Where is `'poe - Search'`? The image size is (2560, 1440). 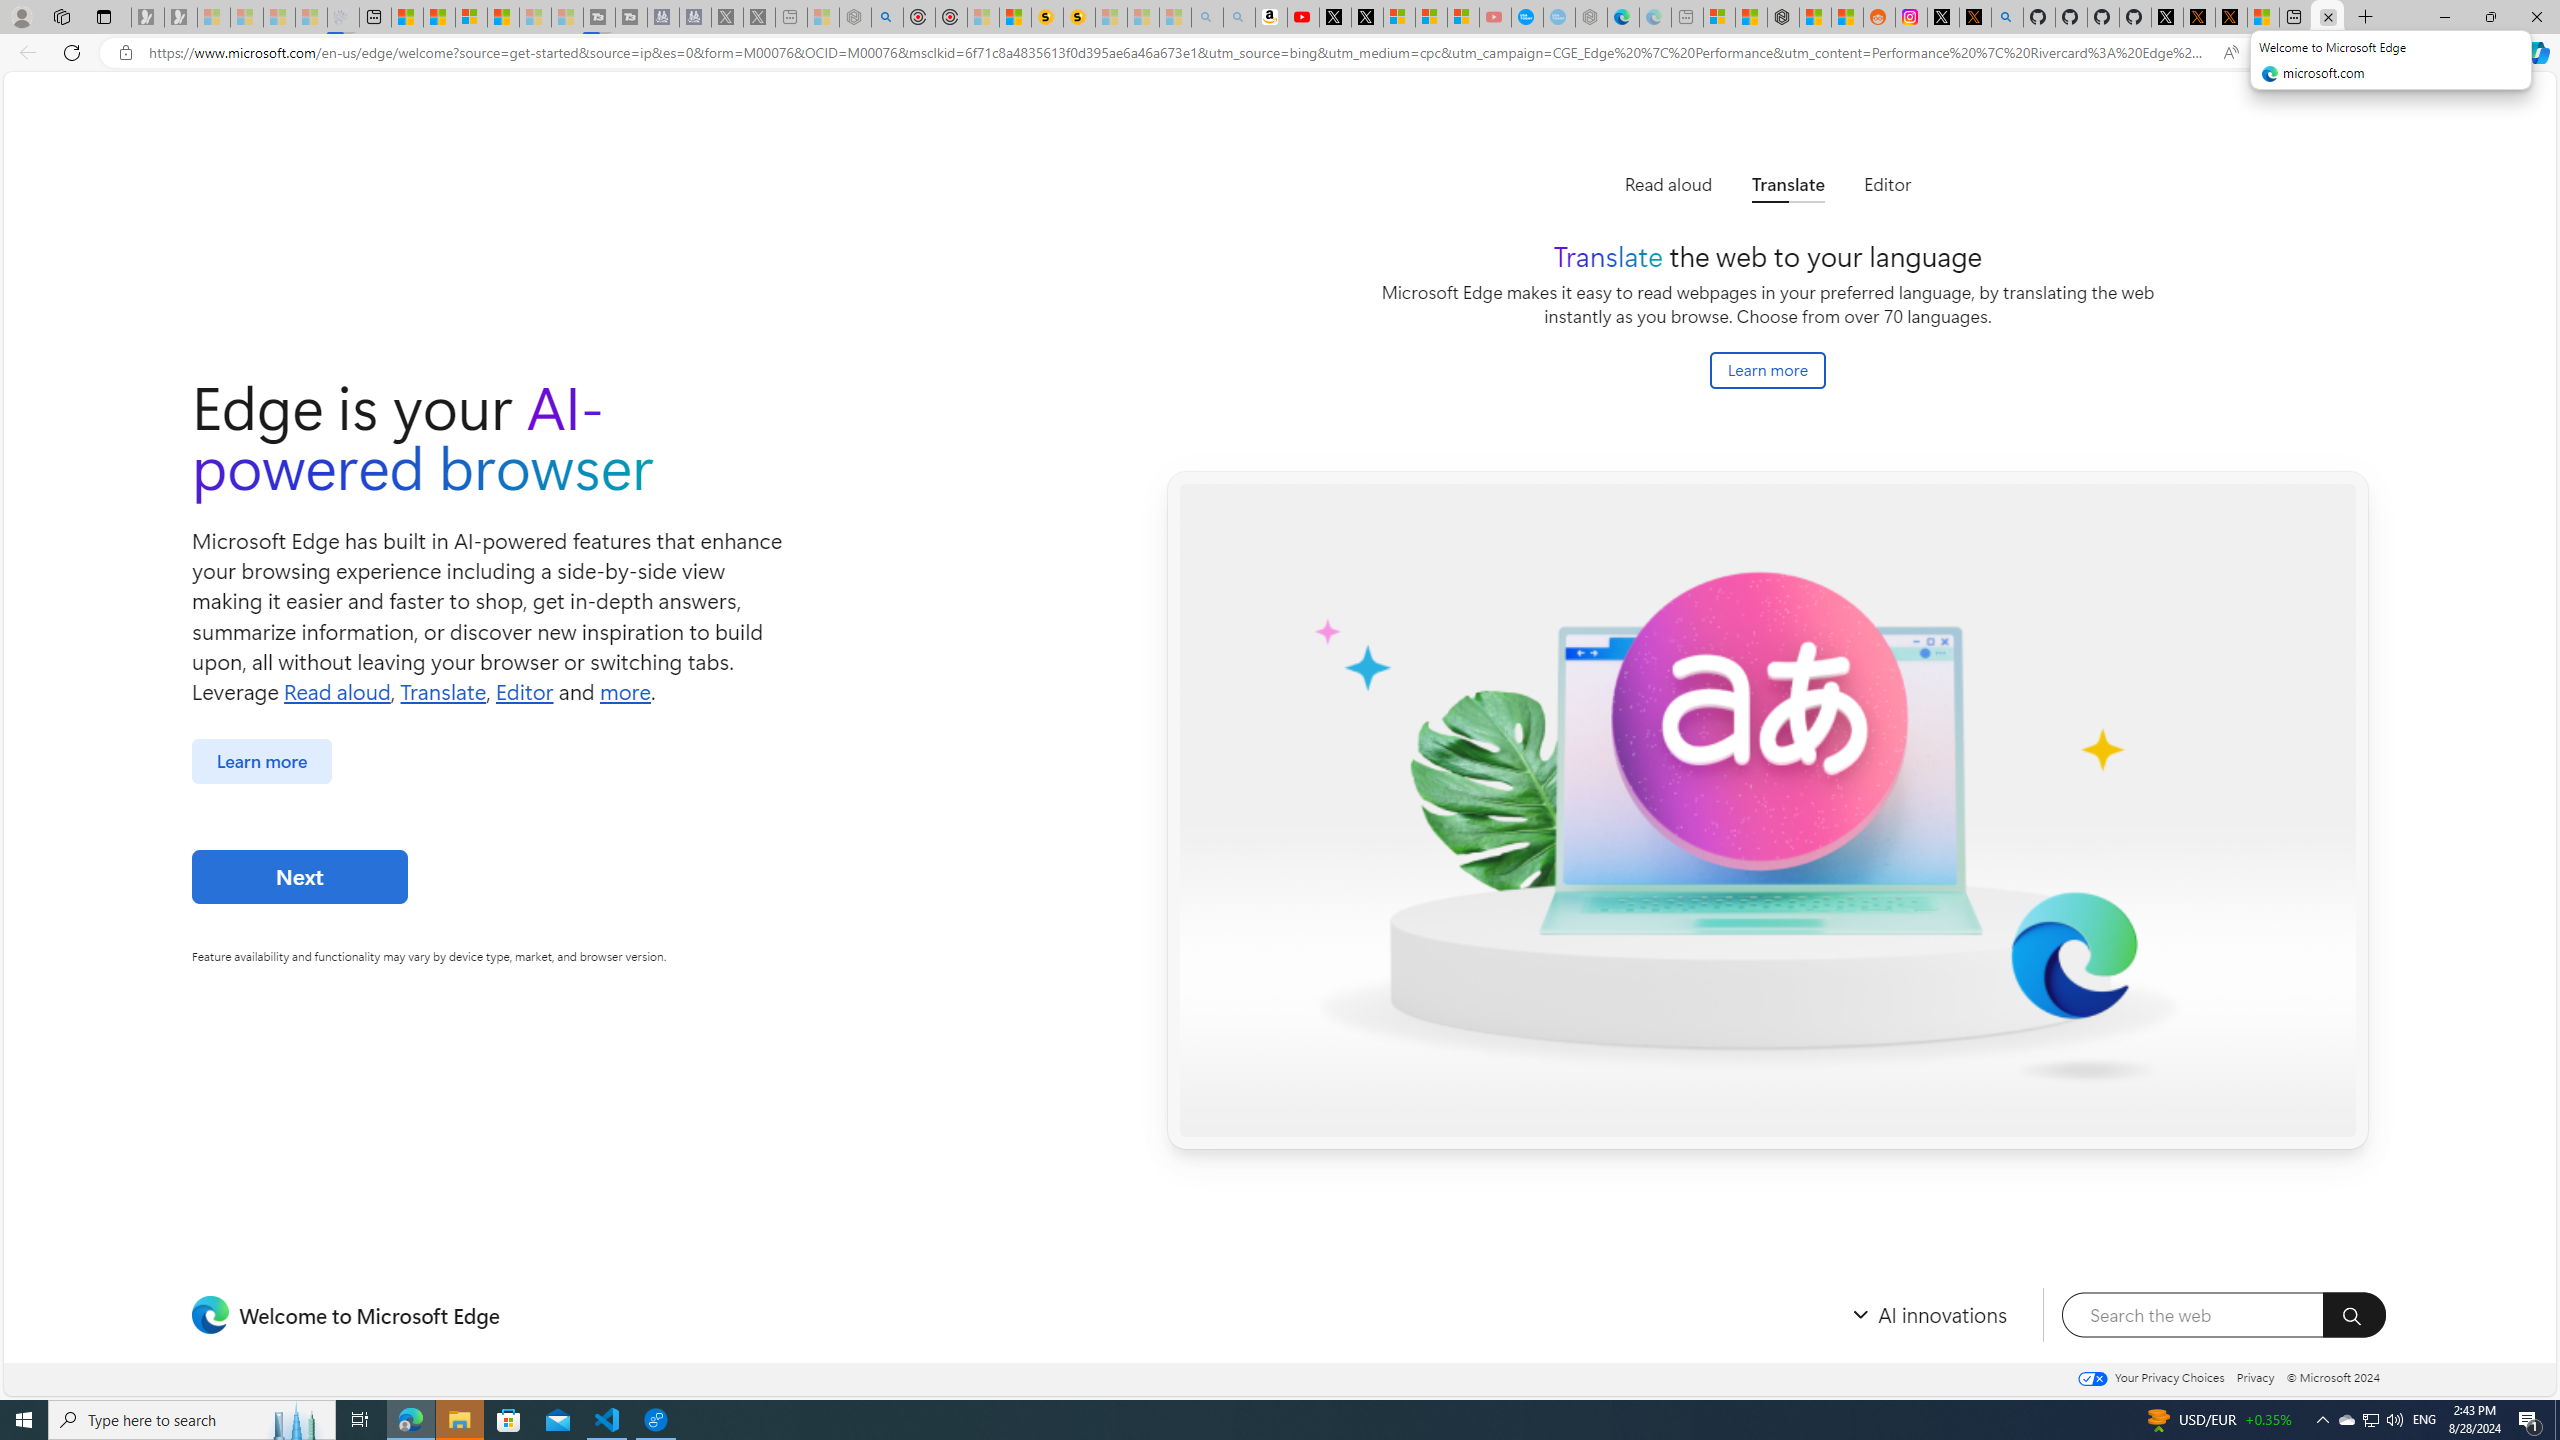 'poe - Search' is located at coordinates (886, 16).